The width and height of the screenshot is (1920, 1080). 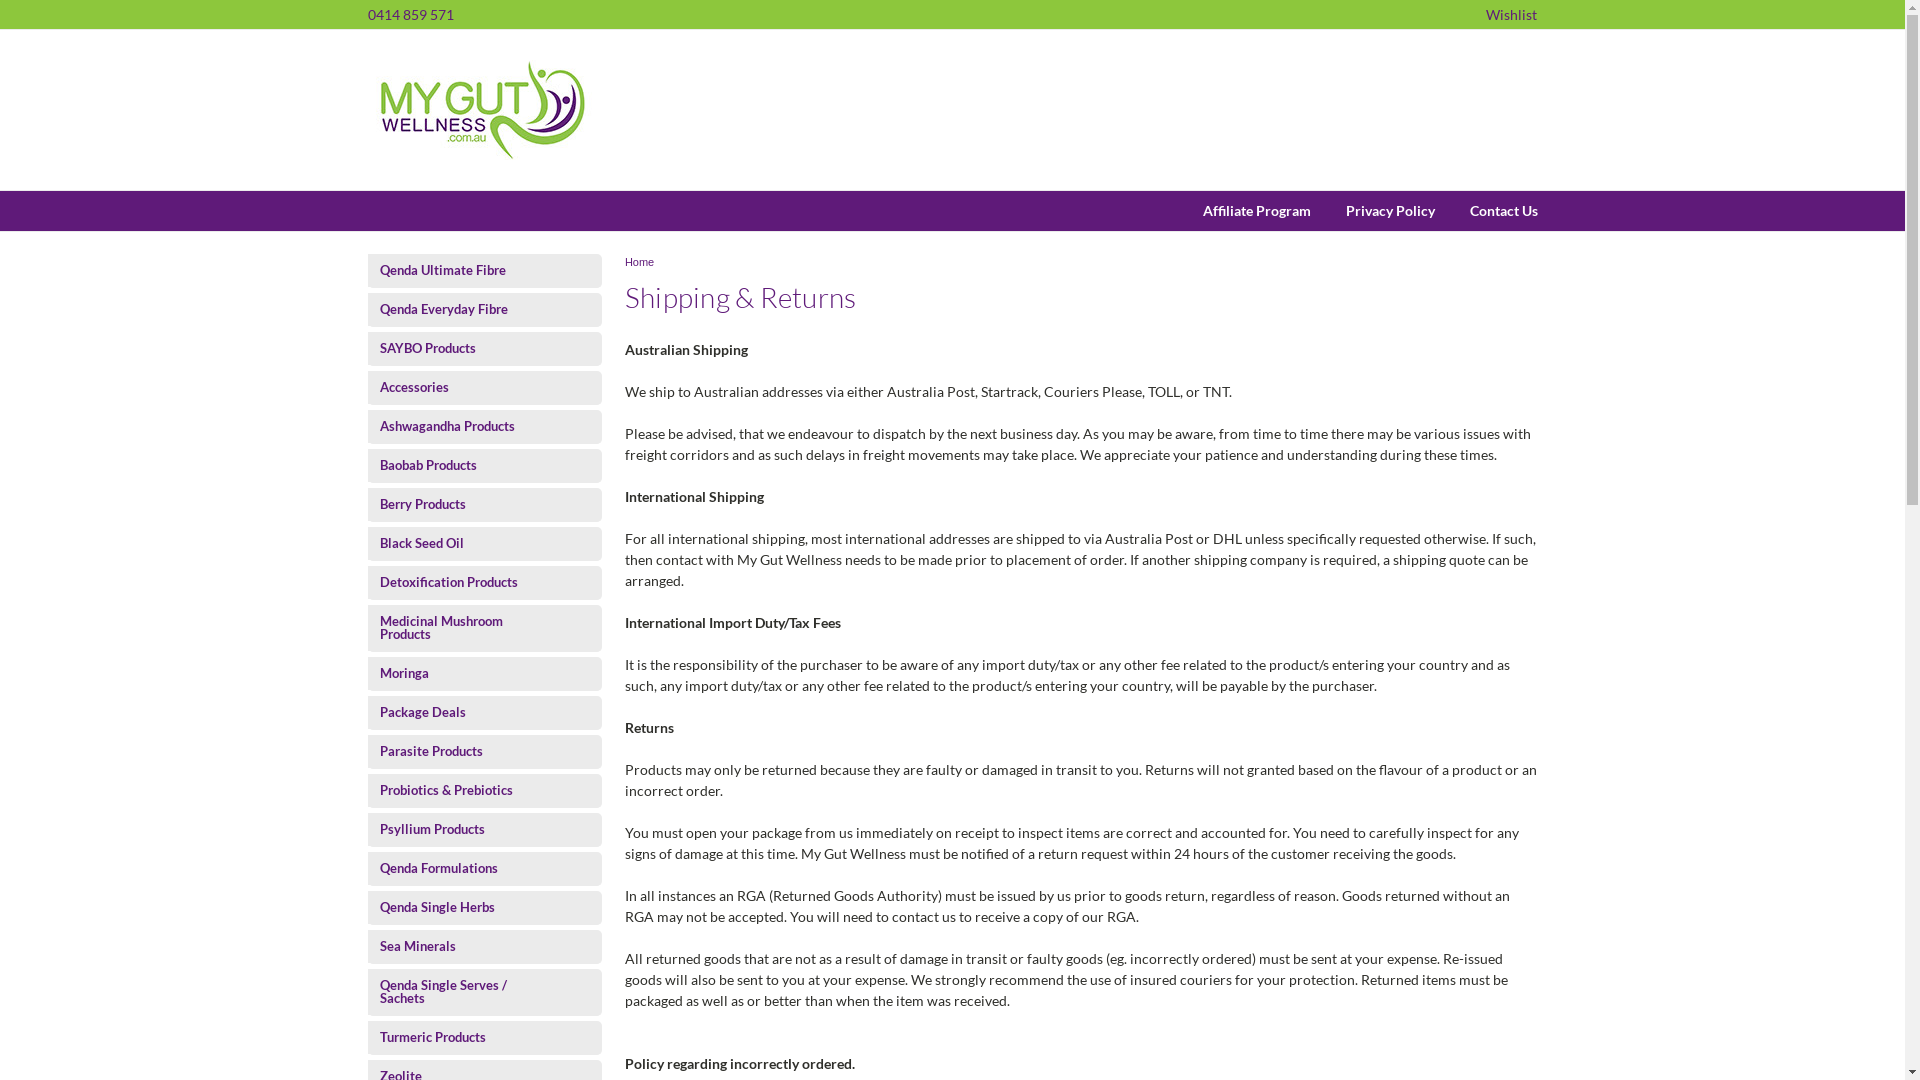 What do you see at coordinates (466, 627) in the screenshot?
I see `'Medicinal Mushroom Products'` at bounding box center [466, 627].